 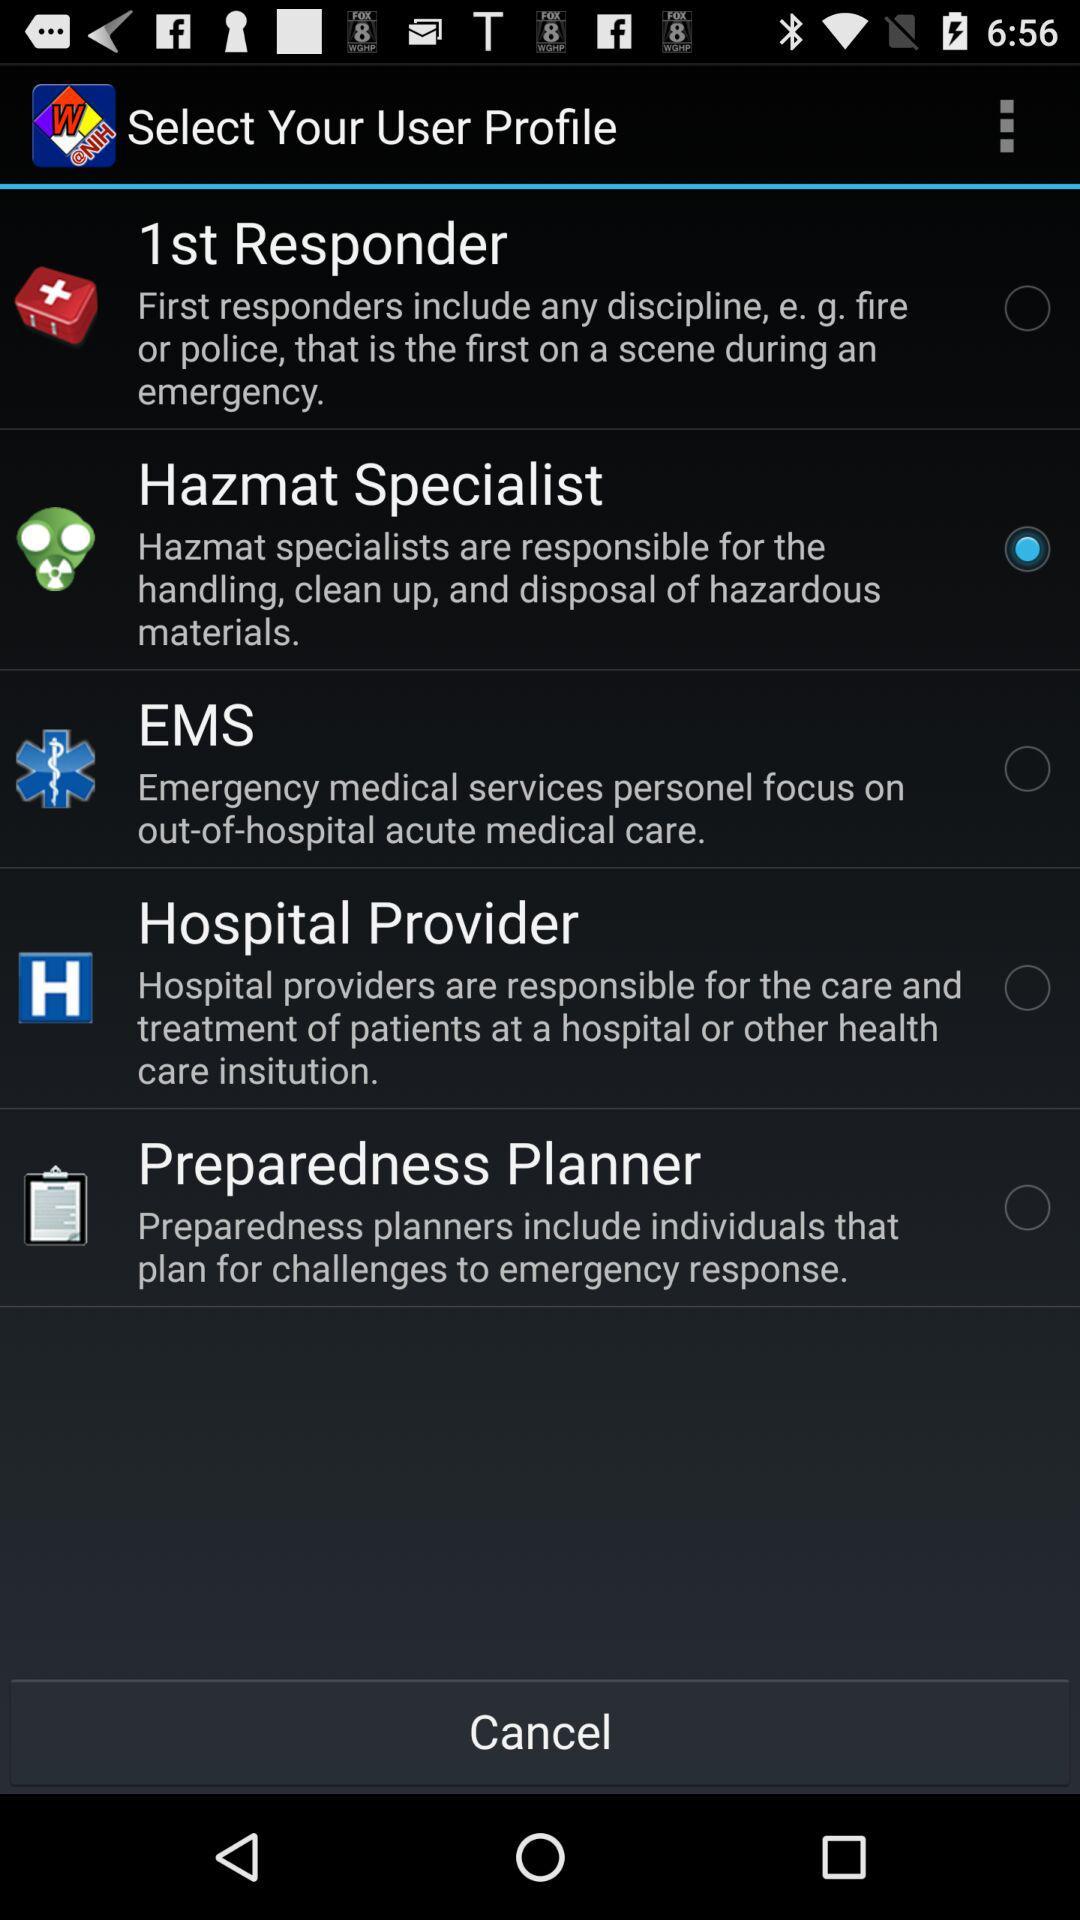 What do you see at coordinates (357, 919) in the screenshot?
I see `the app above hospital providers are icon` at bounding box center [357, 919].